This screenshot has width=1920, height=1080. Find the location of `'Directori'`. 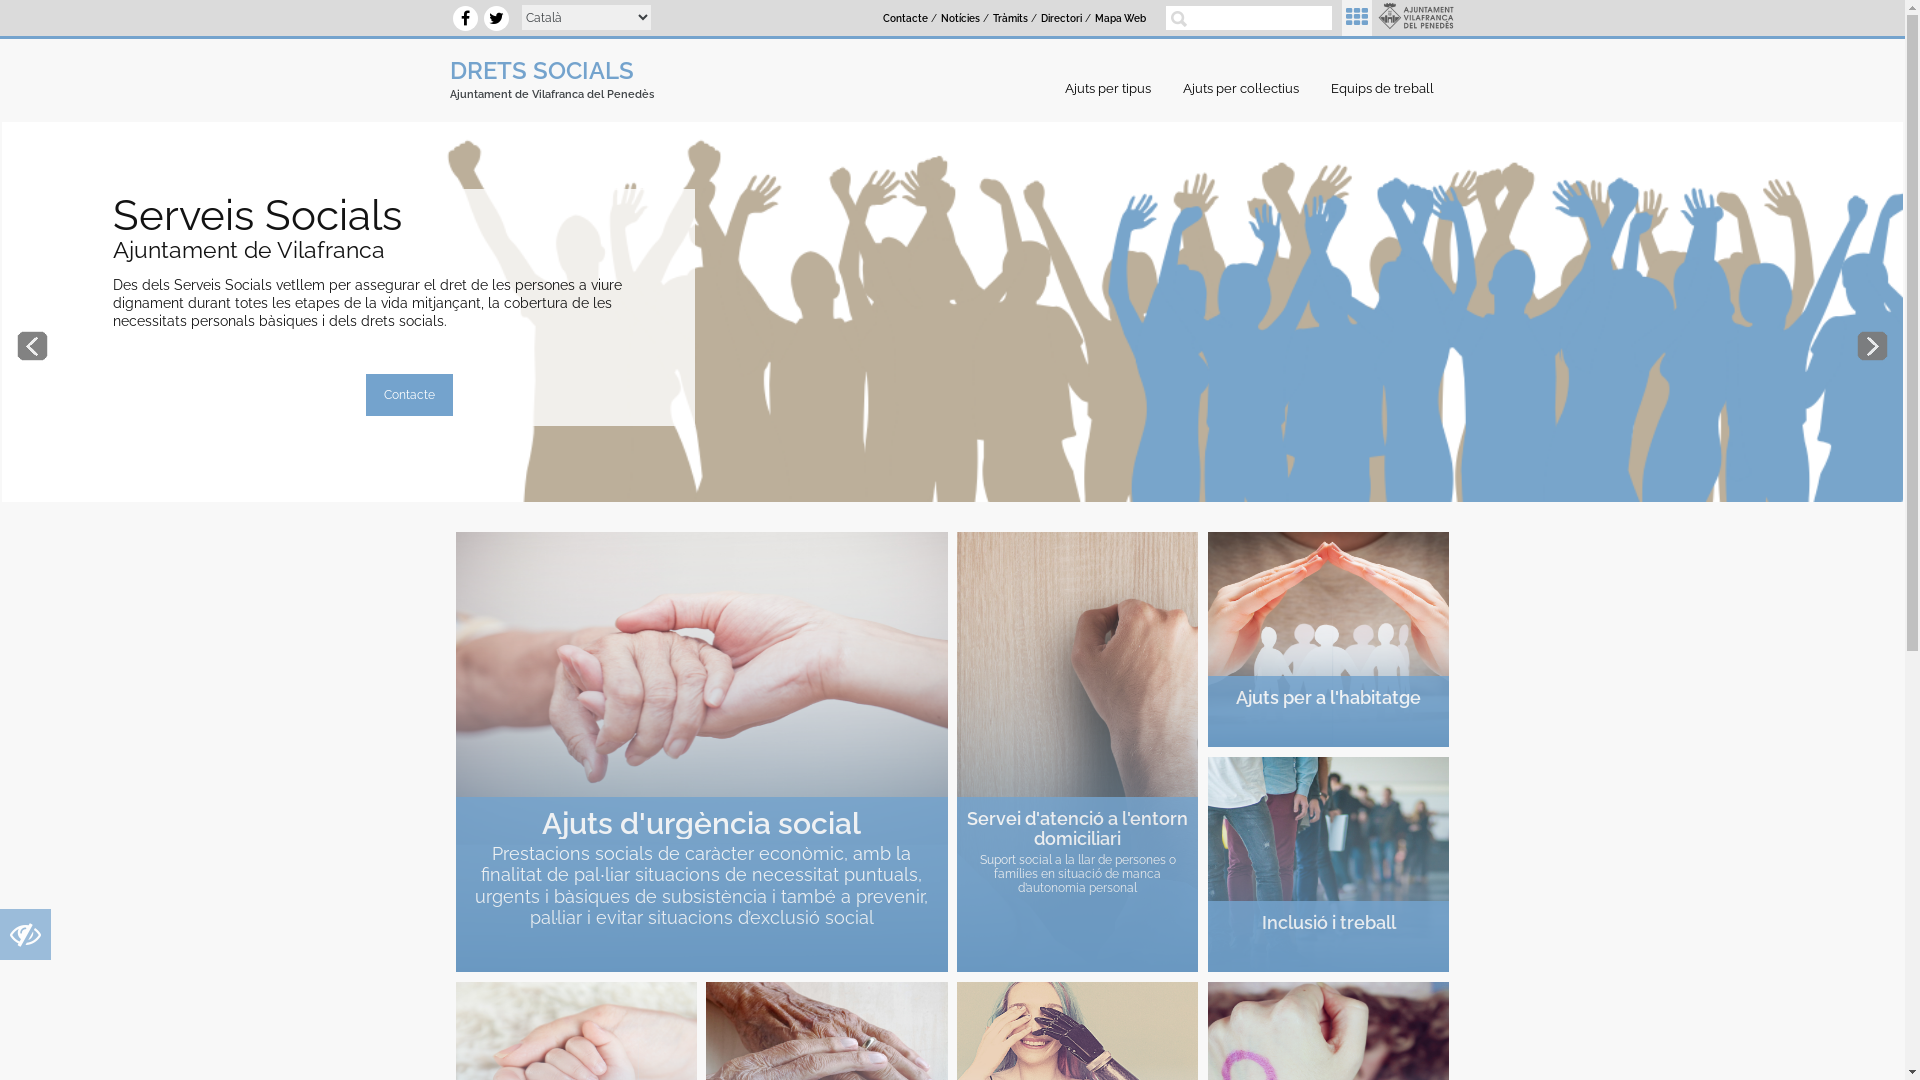

'Directori' is located at coordinates (1060, 19).